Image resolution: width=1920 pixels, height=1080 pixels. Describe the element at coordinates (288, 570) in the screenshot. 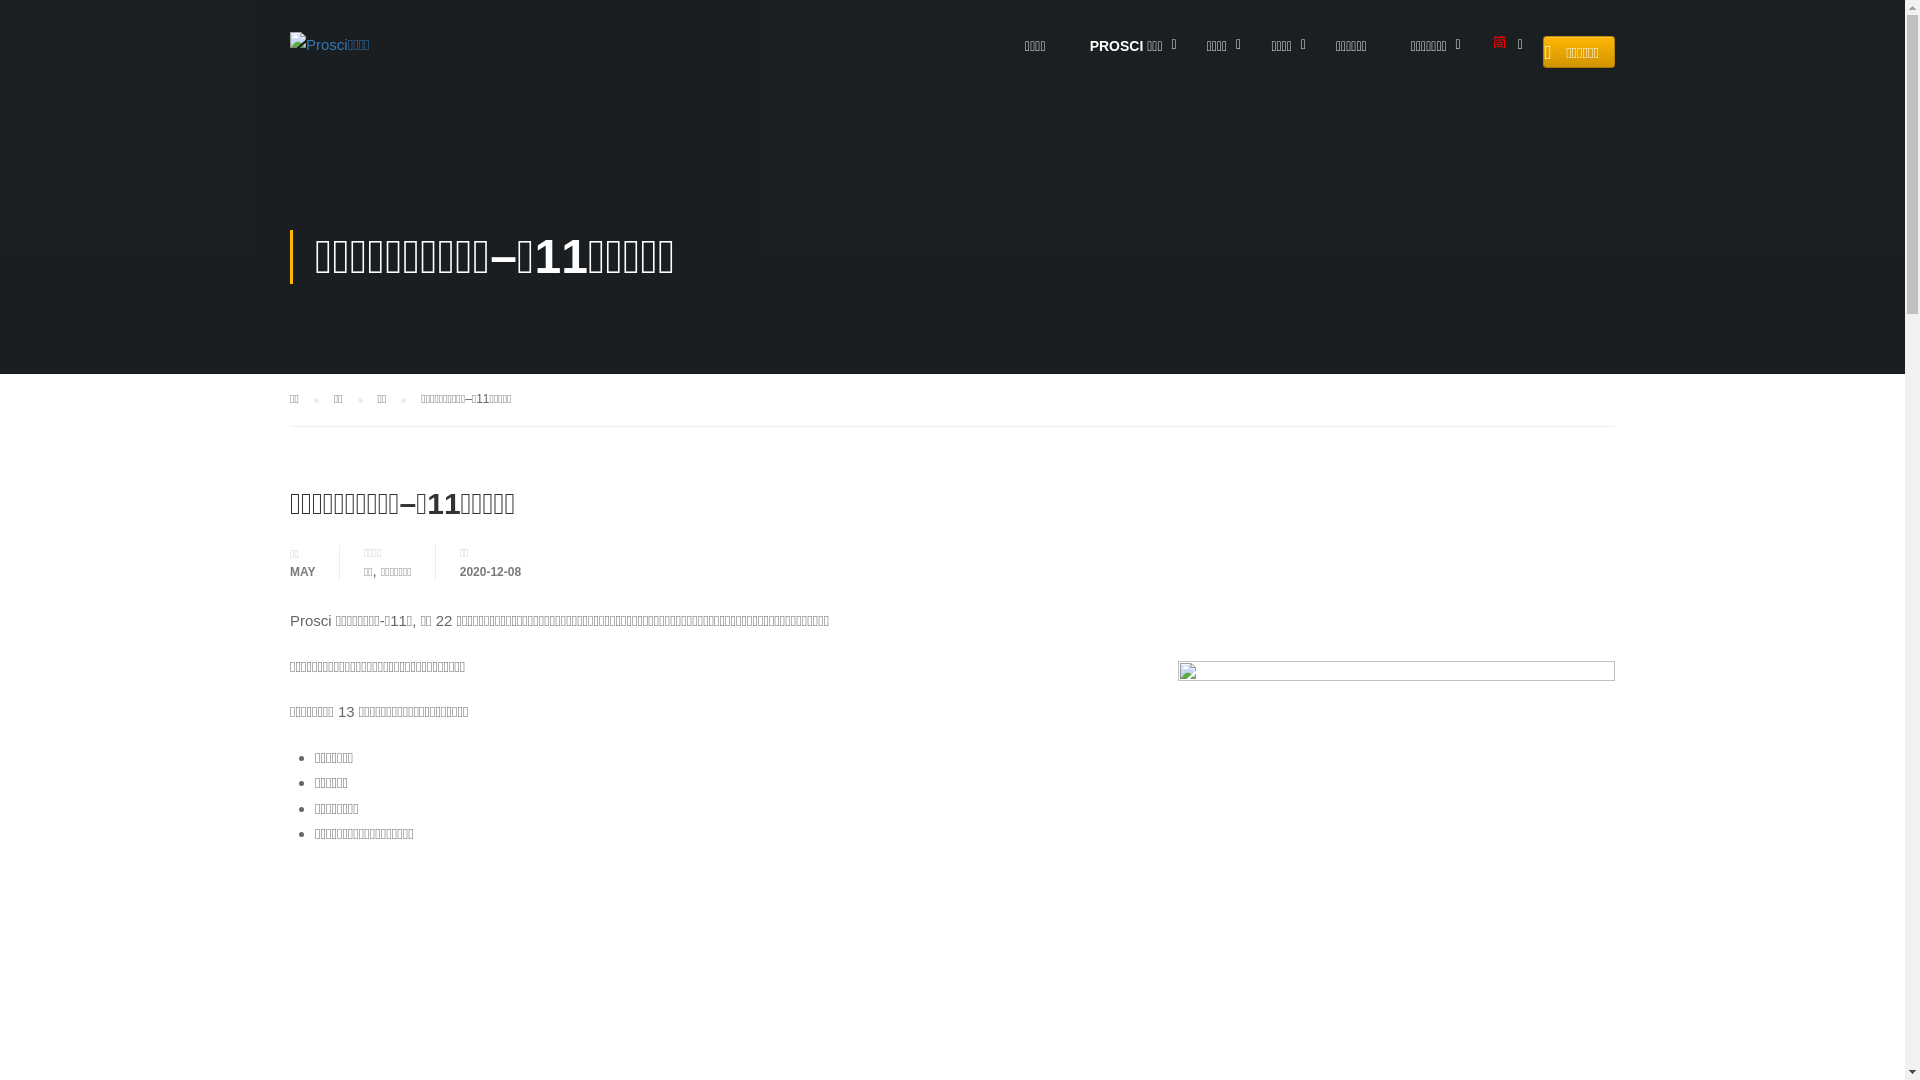

I see `'MAY'` at that location.